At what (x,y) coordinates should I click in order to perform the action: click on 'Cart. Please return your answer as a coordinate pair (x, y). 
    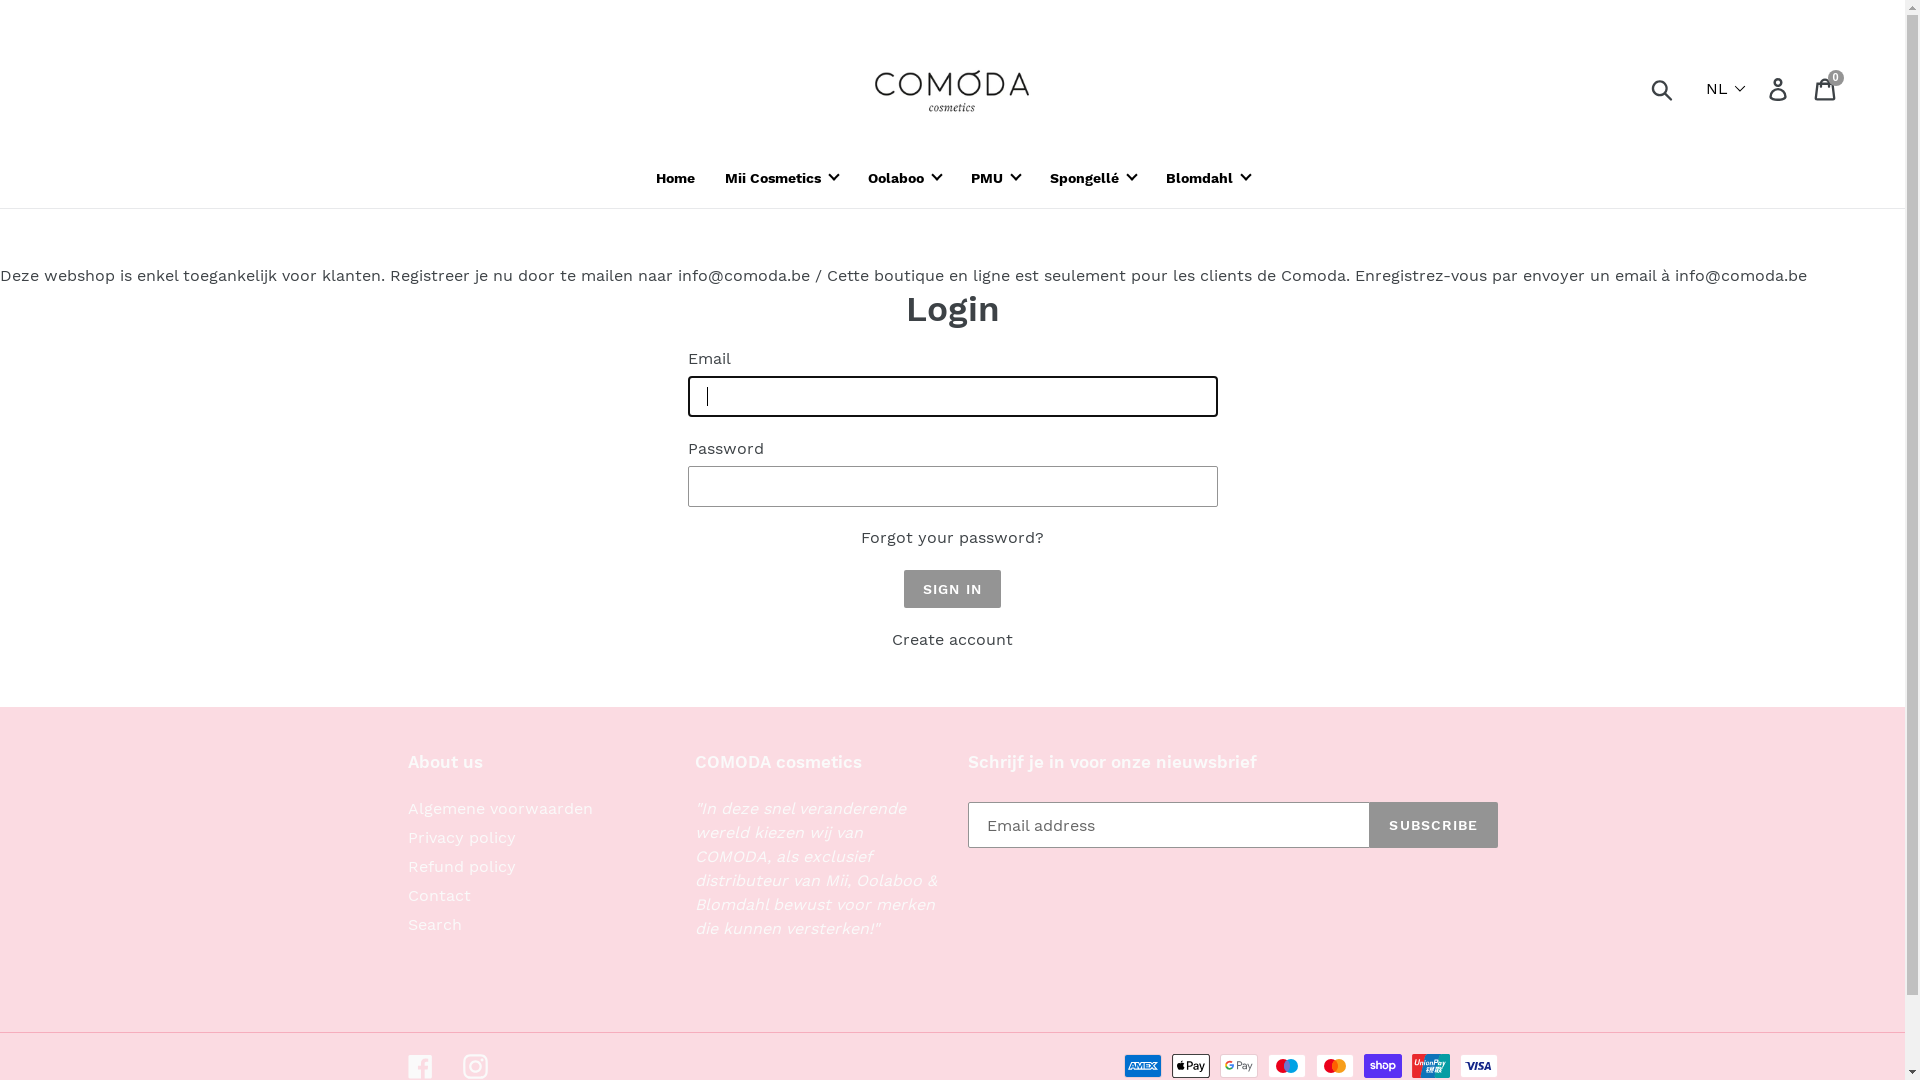
    Looking at the image, I should click on (1826, 87).